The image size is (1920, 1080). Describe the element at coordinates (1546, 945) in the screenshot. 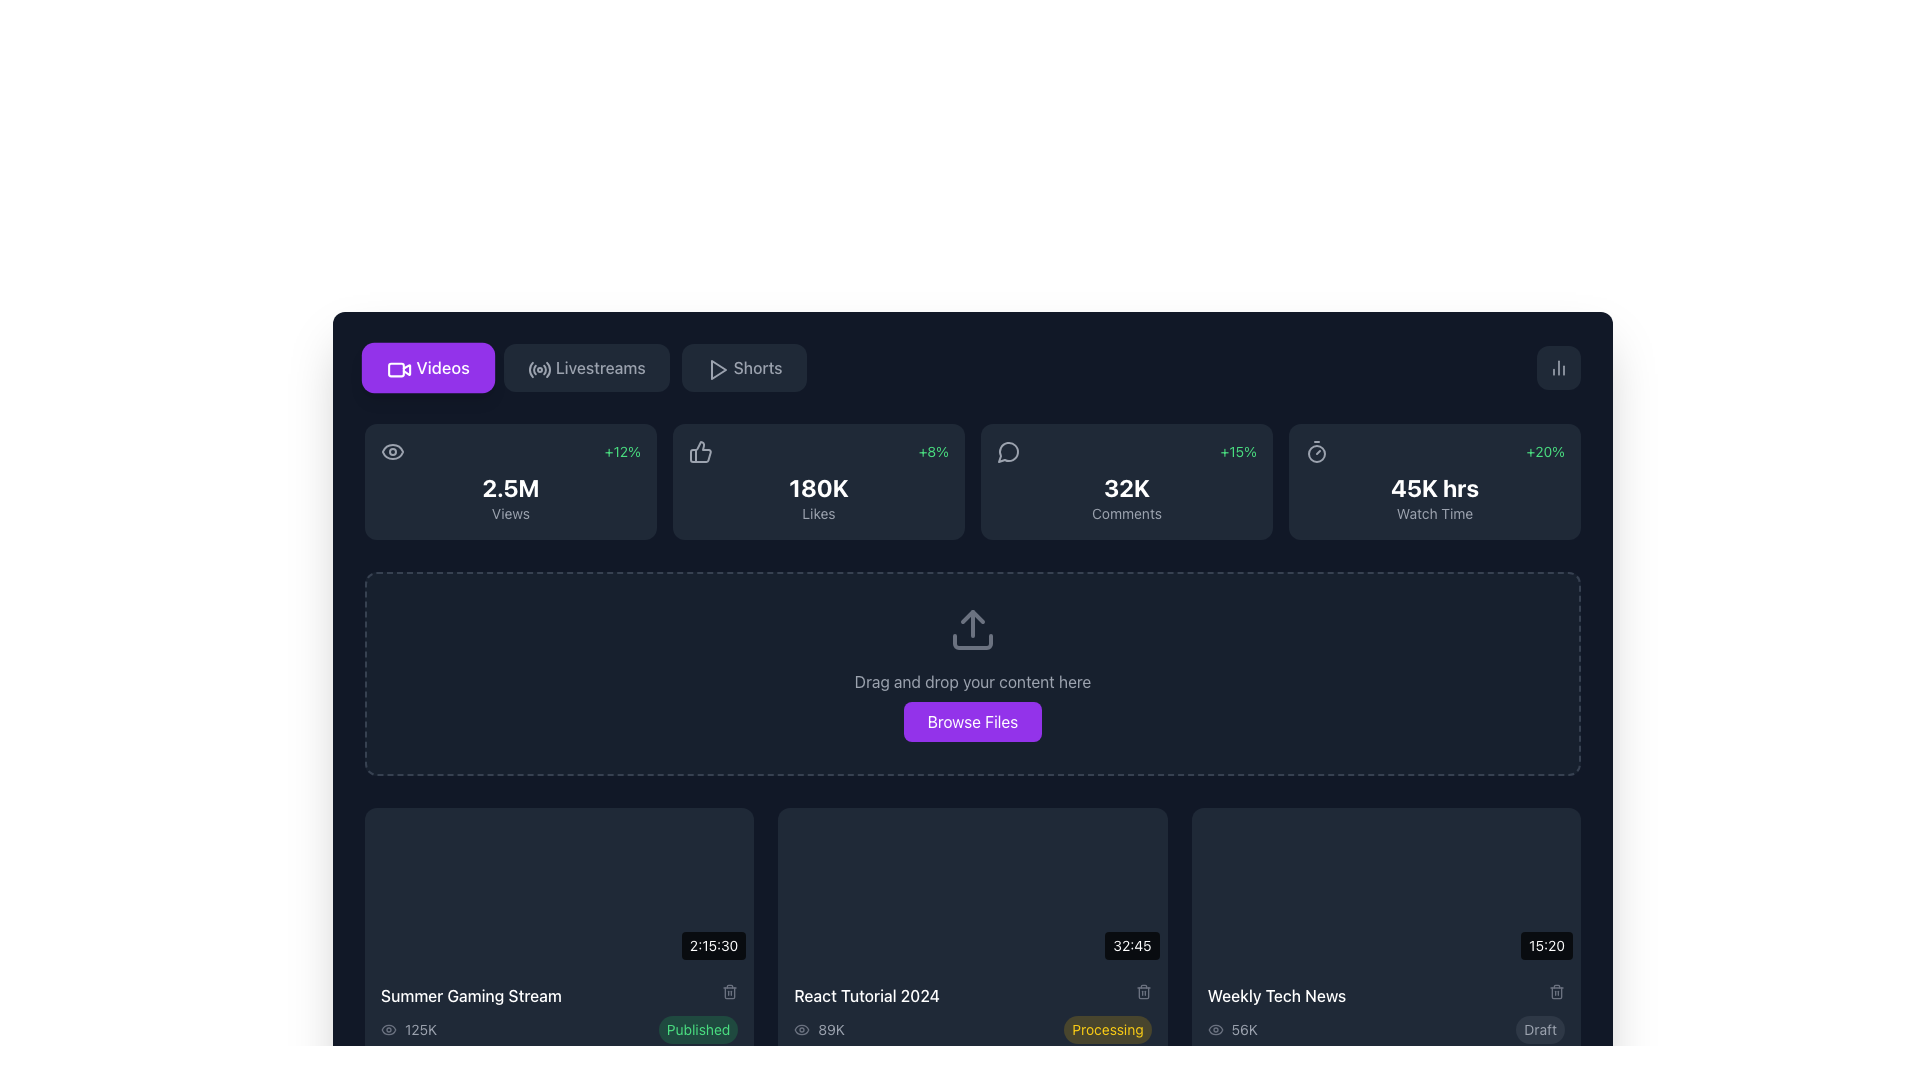

I see `the time information text label styled as a badge located at the bottom-right corner of the media tile` at that location.